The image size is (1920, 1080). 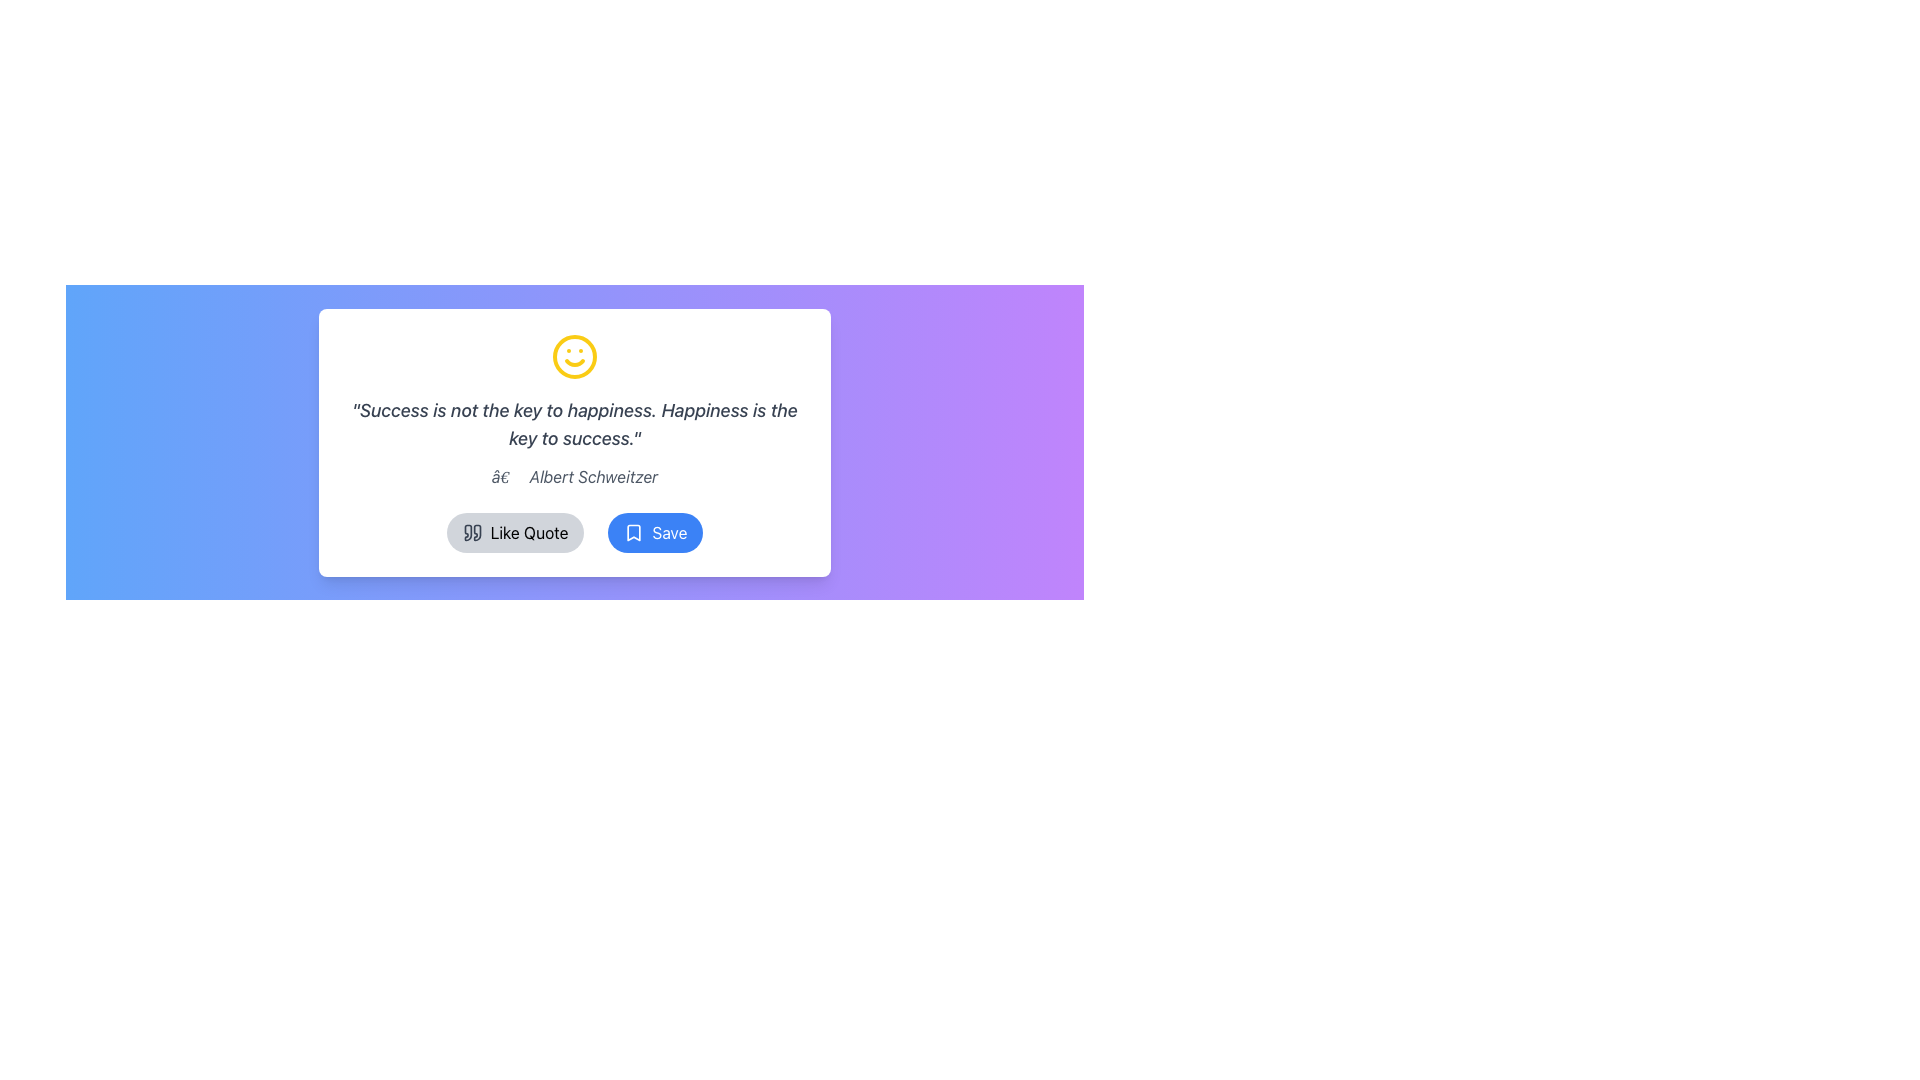 I want to click on the bookmark icon located inside the 'Save' button, positioned to the right of the 'Like Quote' button, so click(x=633, y=531).